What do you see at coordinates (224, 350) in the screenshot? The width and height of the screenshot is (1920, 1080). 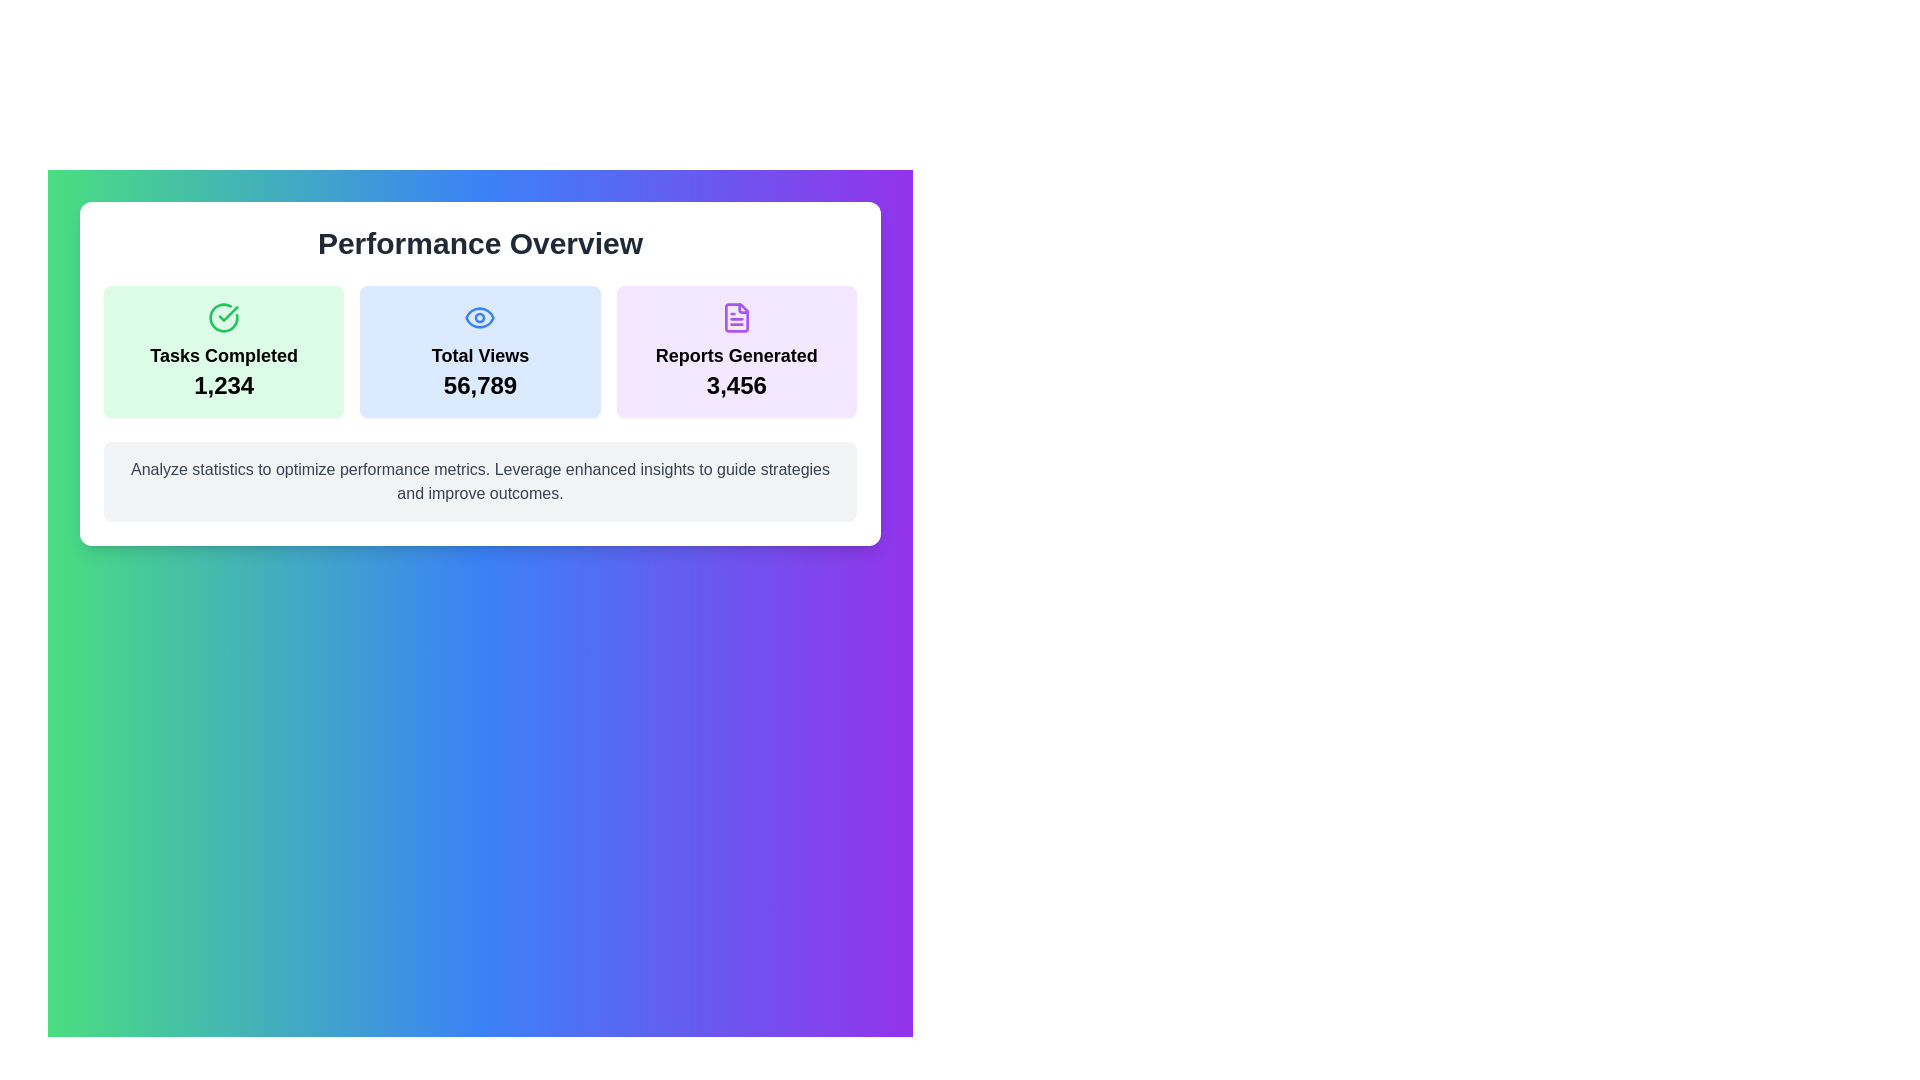 I see `displayed text on the Information summary card that shows the count of tasks completed, which is the first card in the first column of a grid layout` at bounding box center [224, 350].